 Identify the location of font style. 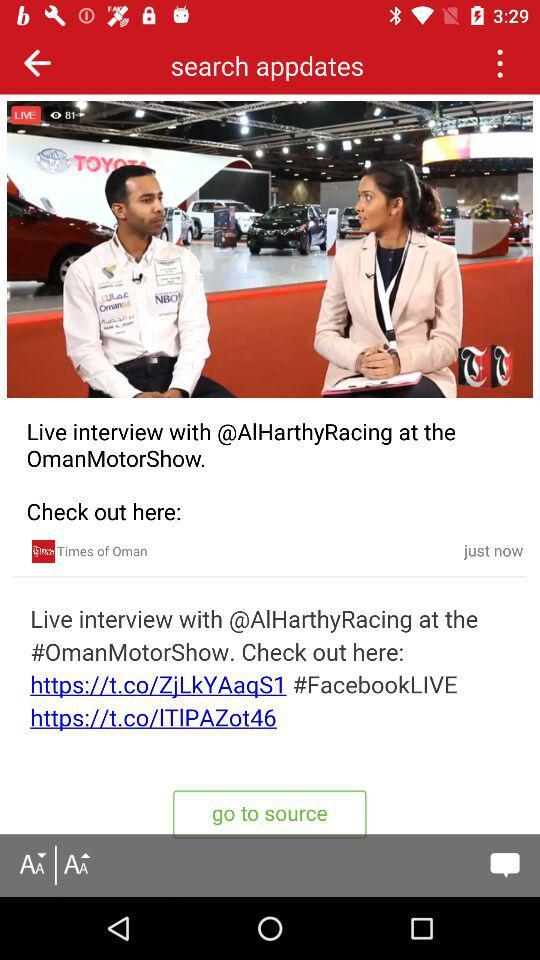
(75, 864).